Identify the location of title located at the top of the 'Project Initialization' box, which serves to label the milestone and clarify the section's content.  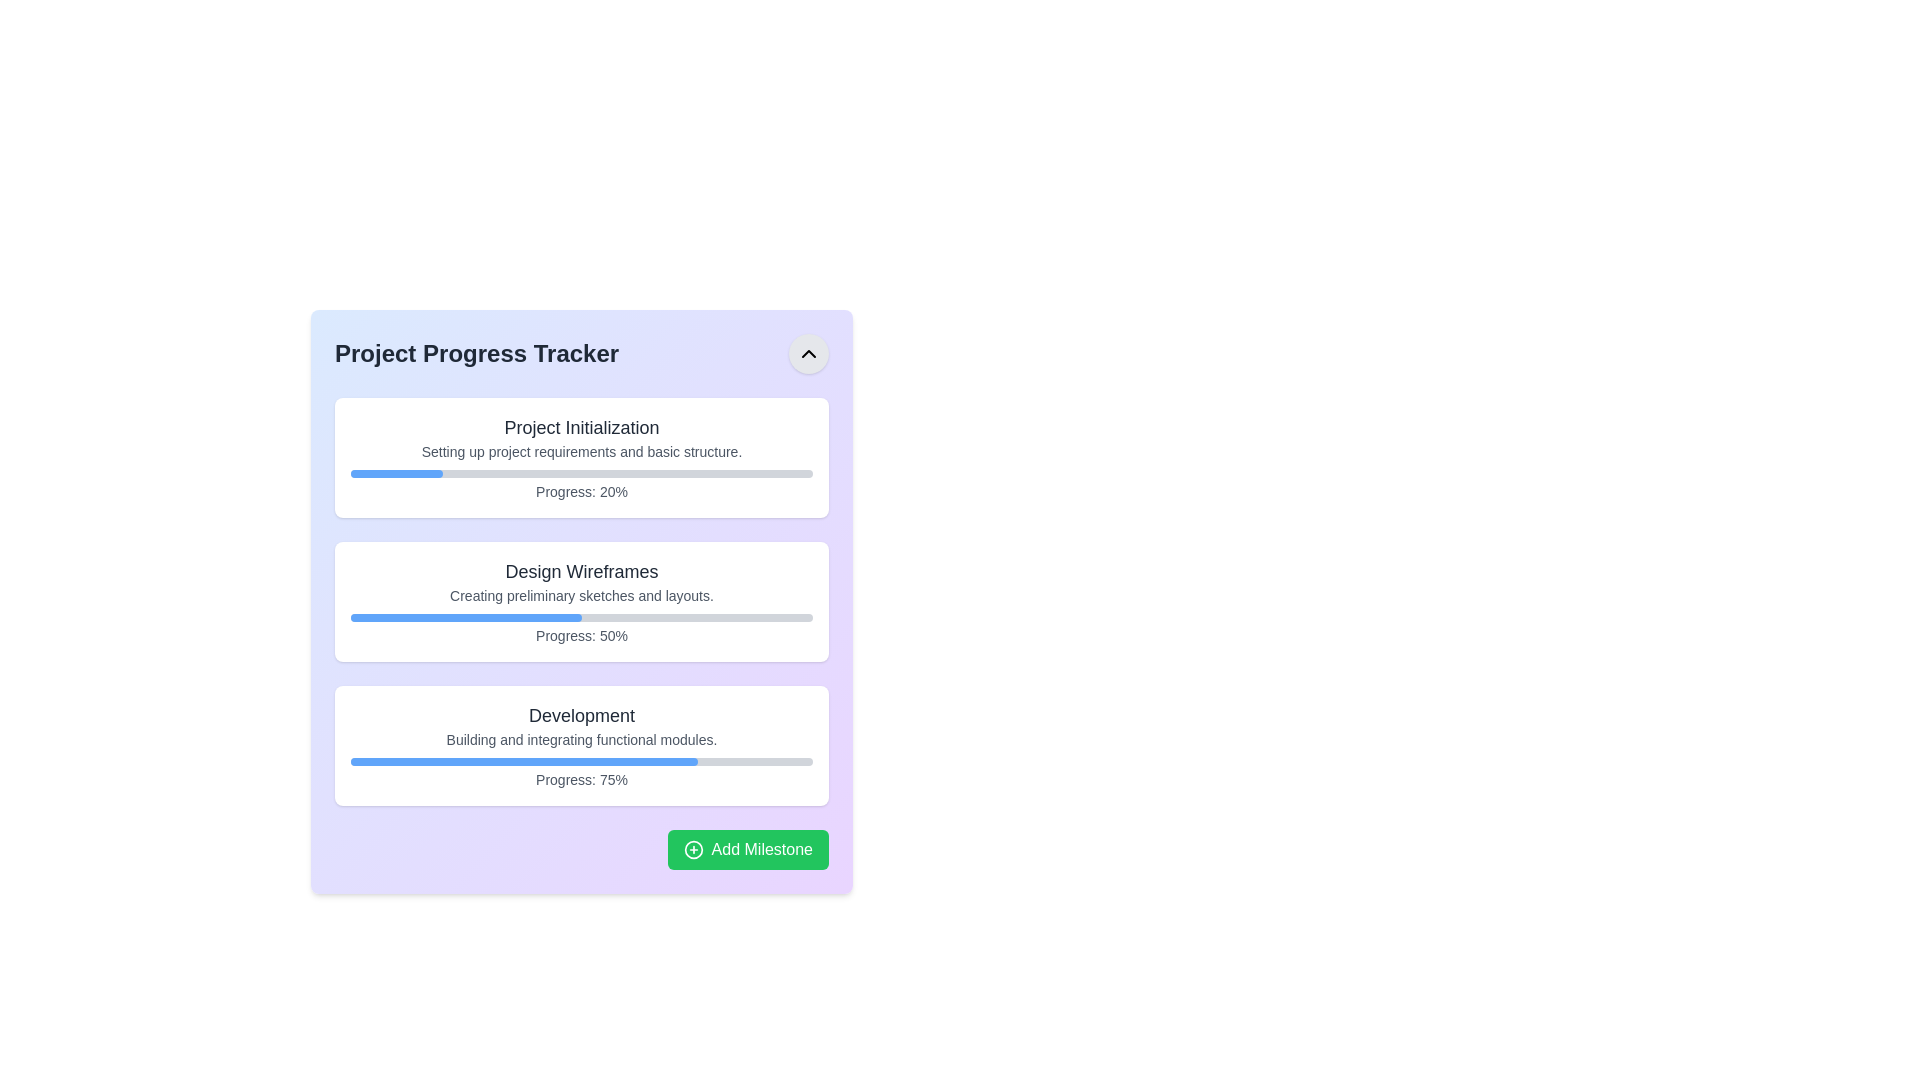
(580, 427).